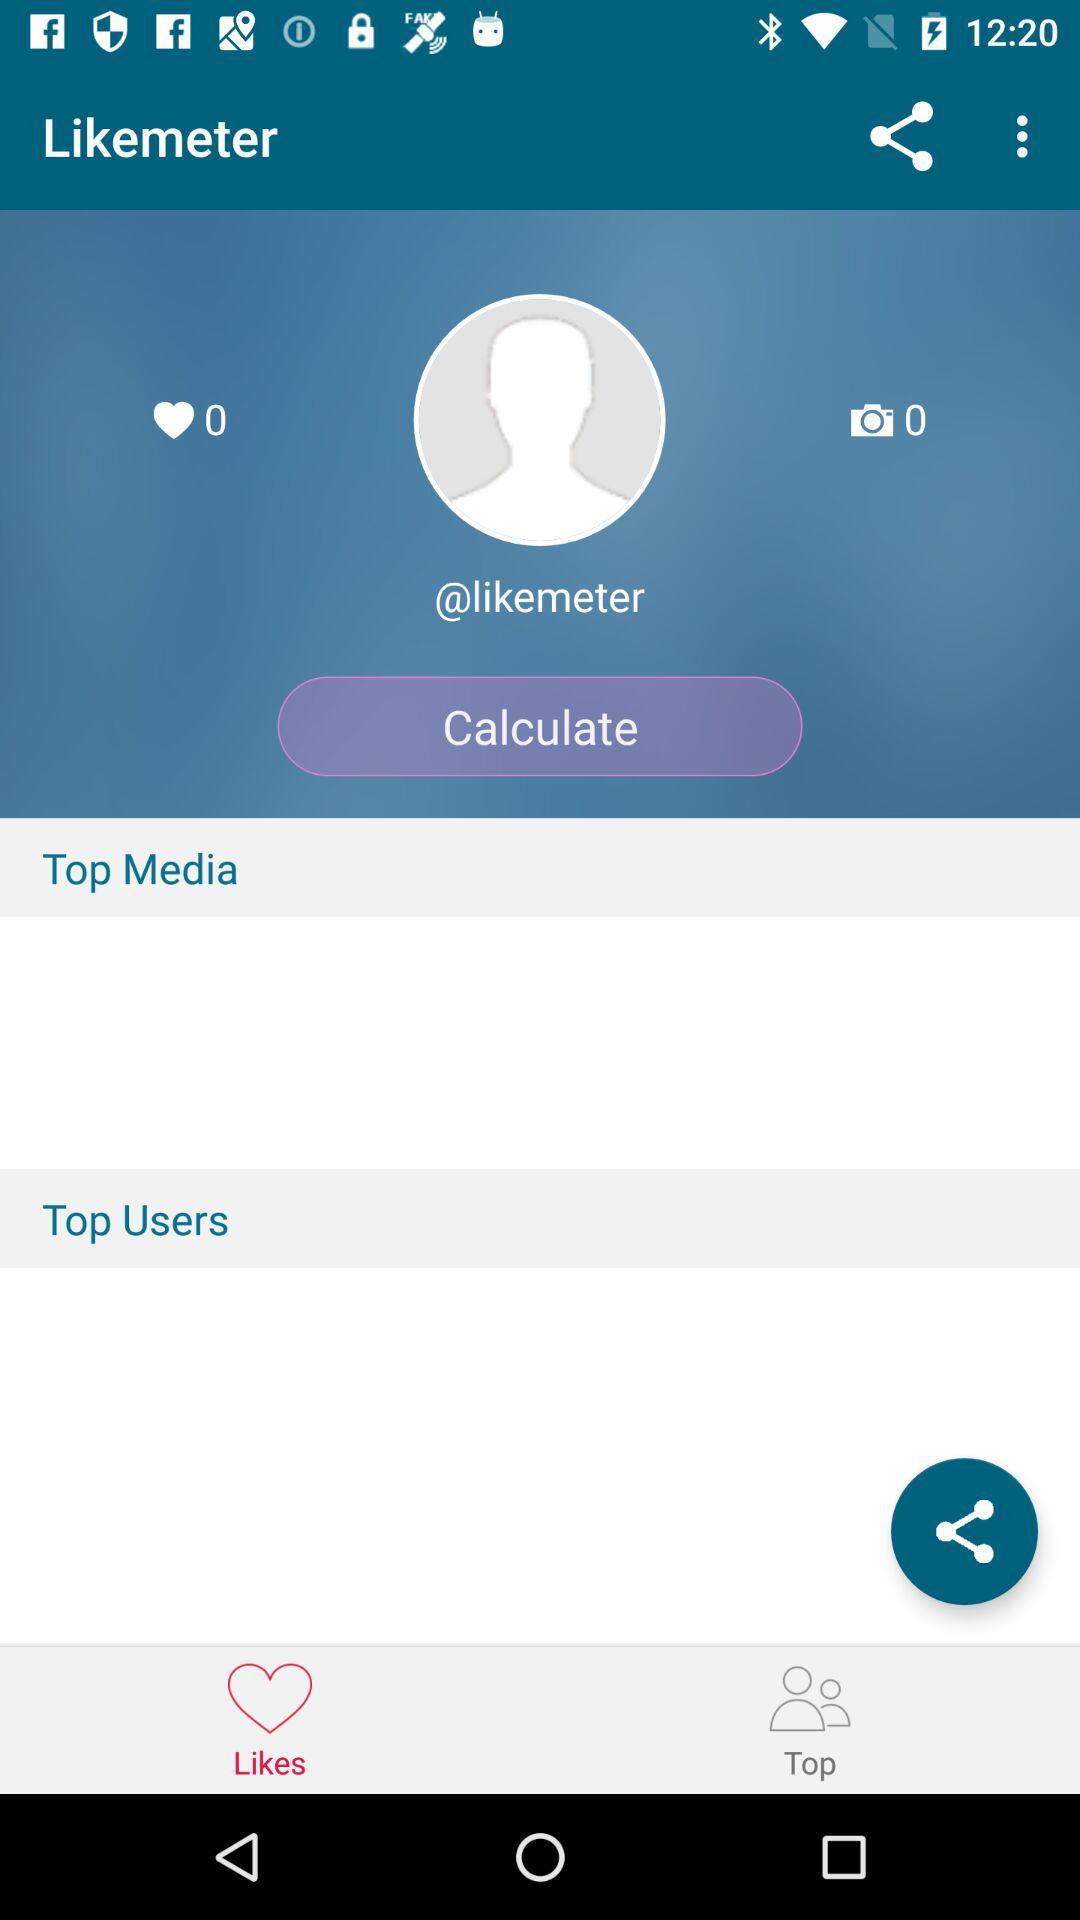  I want to click on the share icon, so click(963, 1530).